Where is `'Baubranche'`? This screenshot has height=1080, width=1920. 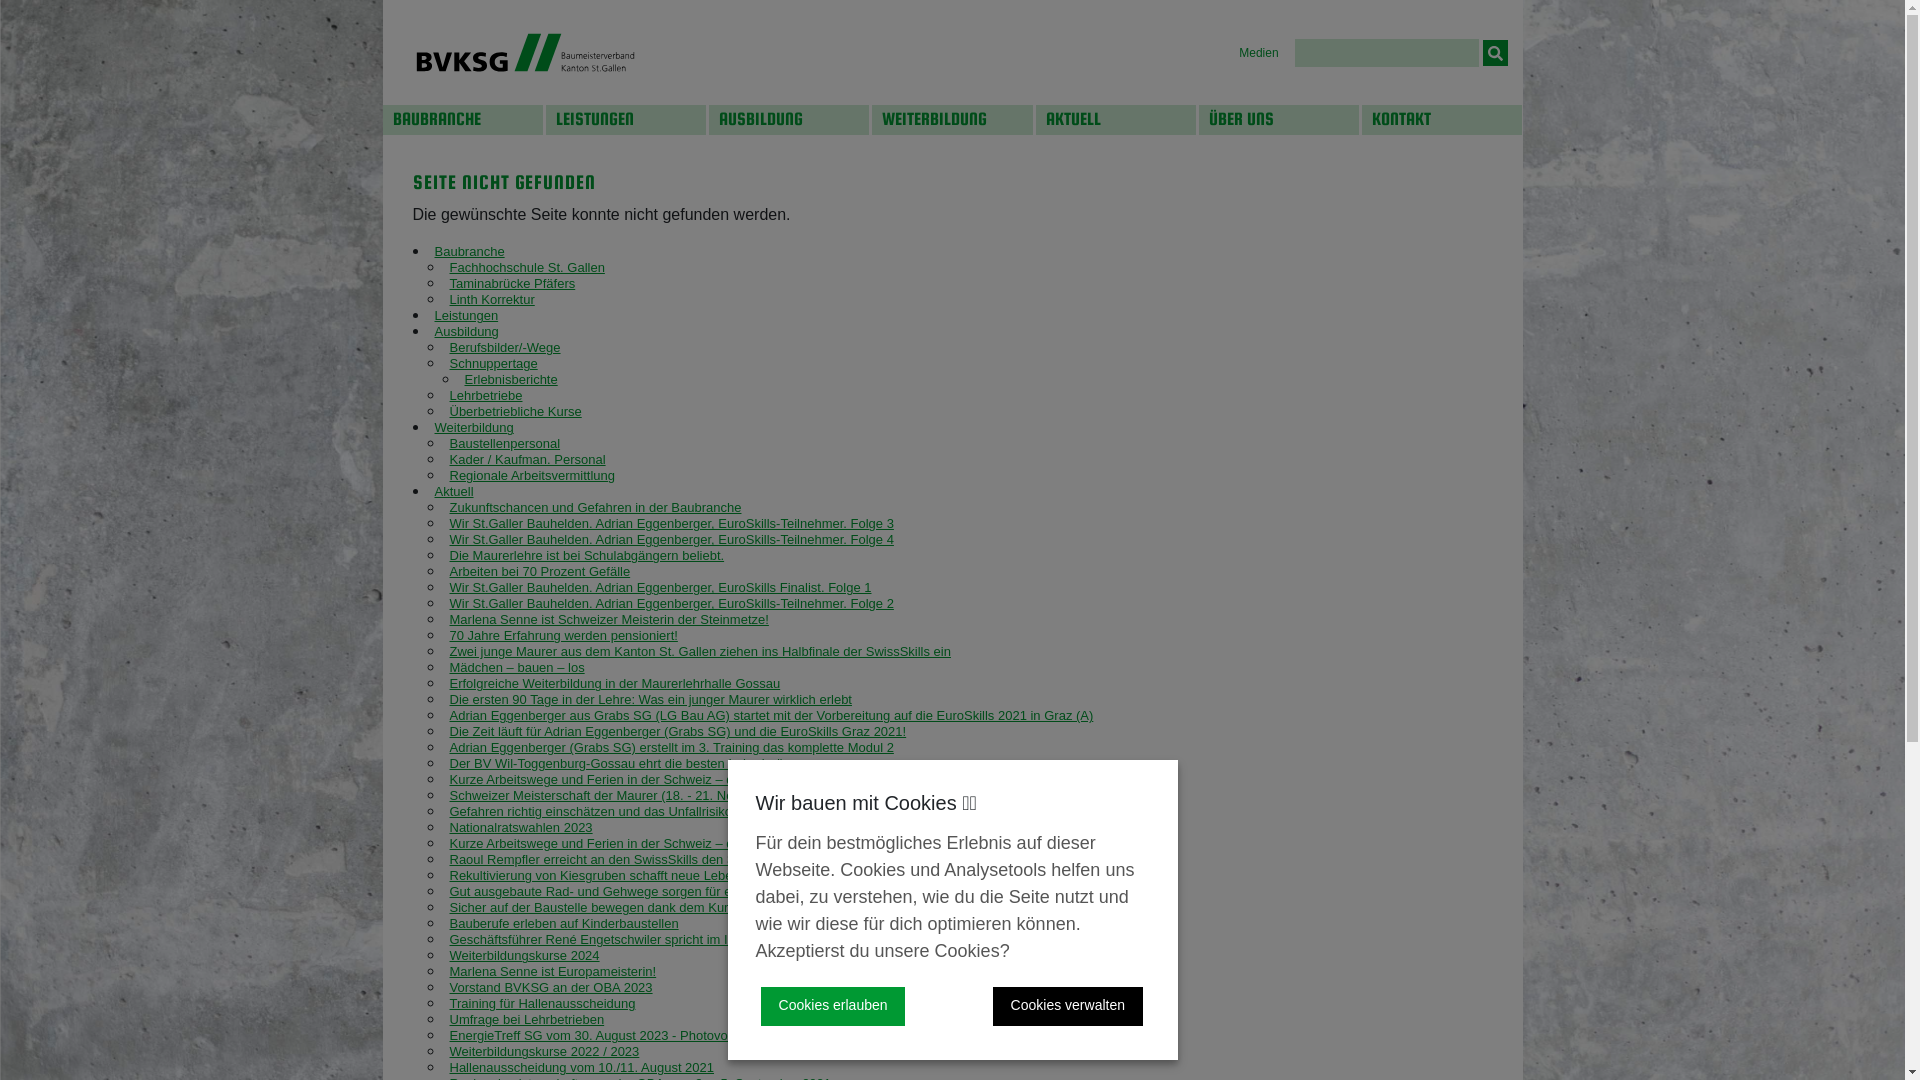
'Baubranche' is located at coordinates (468, 250).